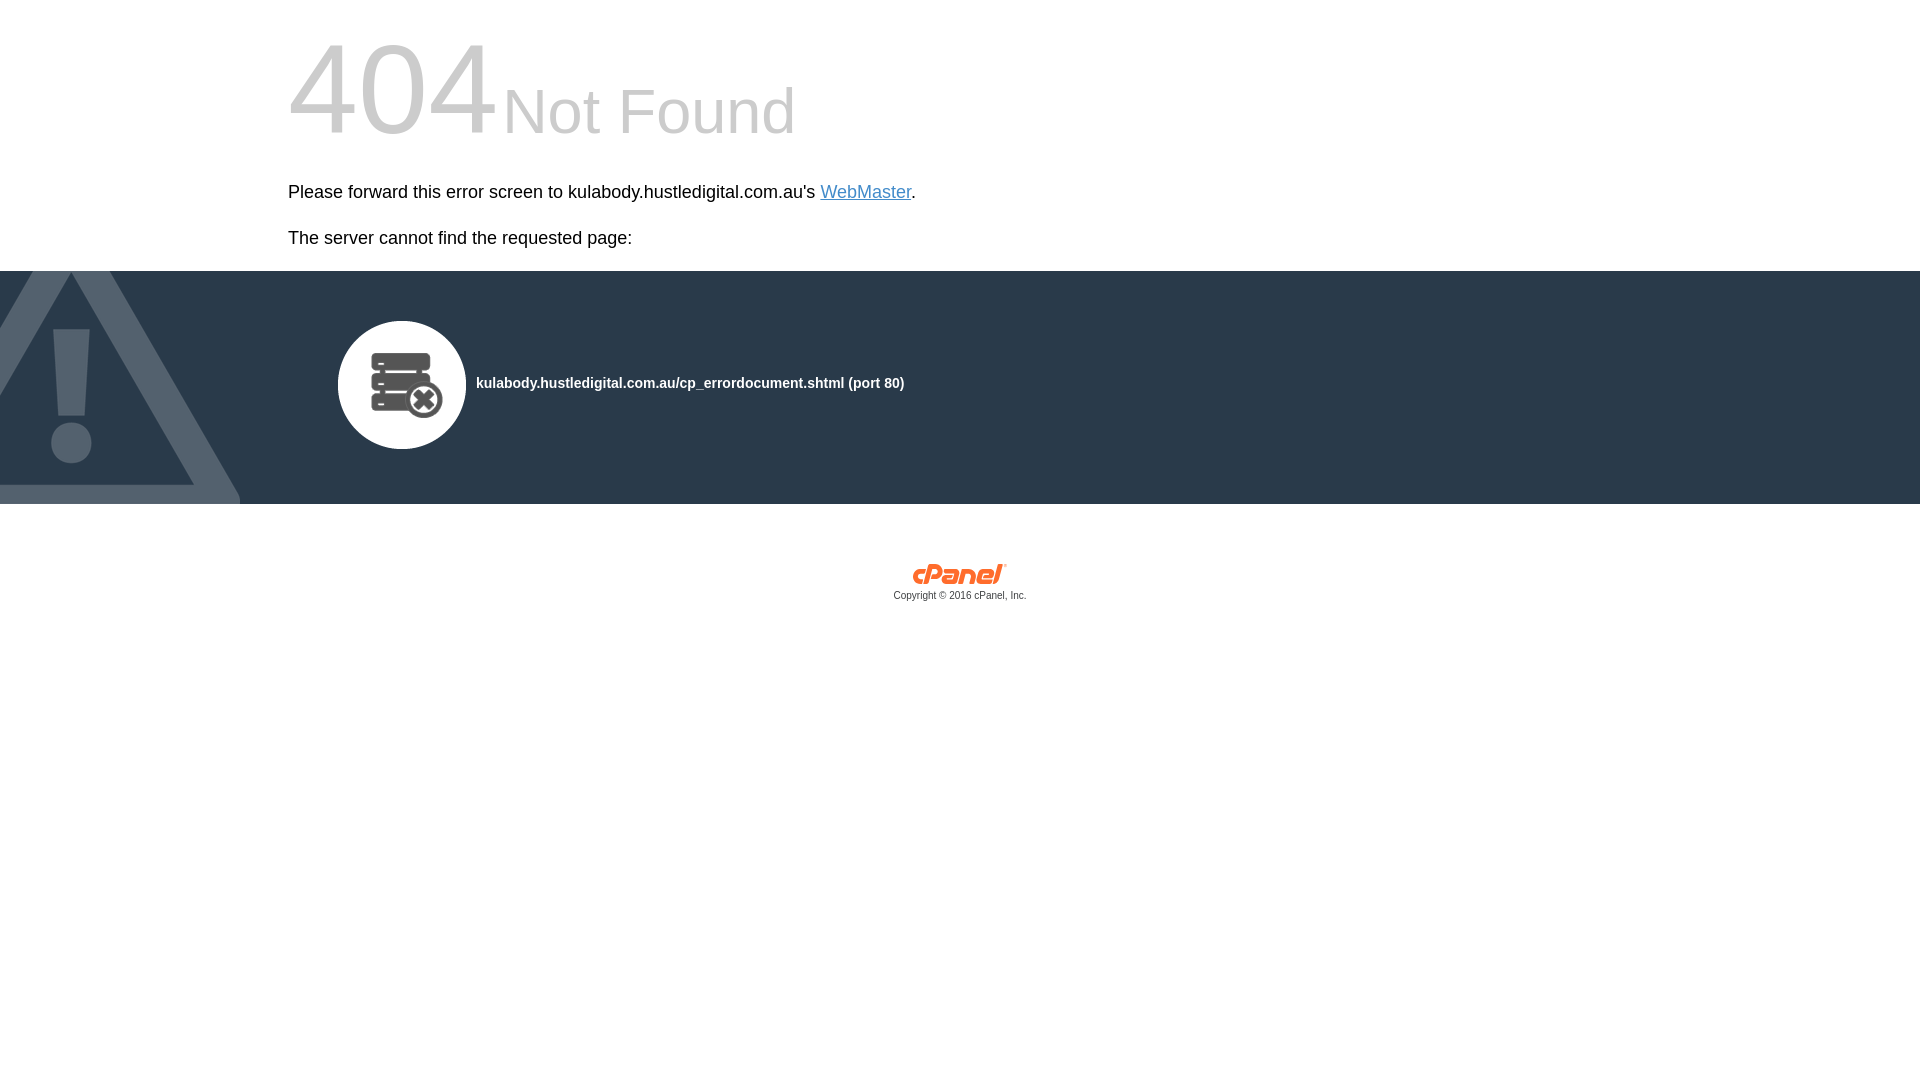  Describe the element at coordinates (865, 192) in the screenshot. I see `'WebMaster'` at that location.